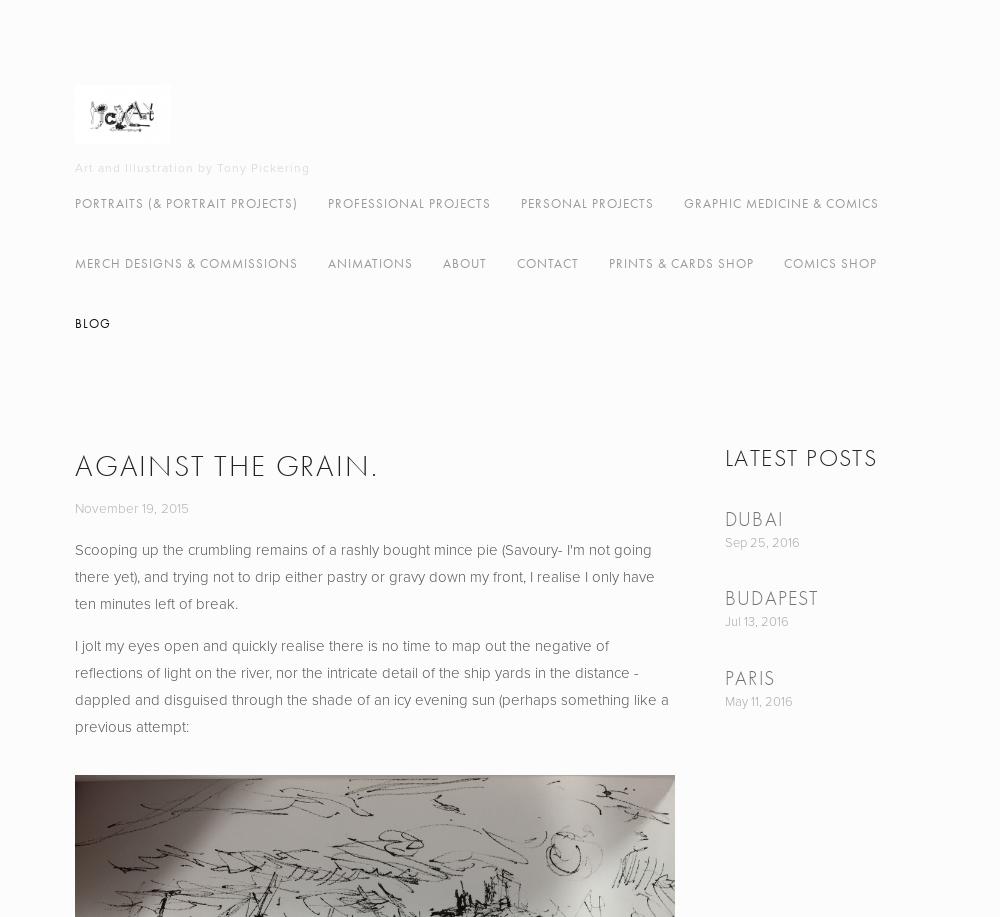  What do you see at coordinates (225, 465) in the screenshot?
I see `'Against the grain.'` at bounding box center [225, 465].